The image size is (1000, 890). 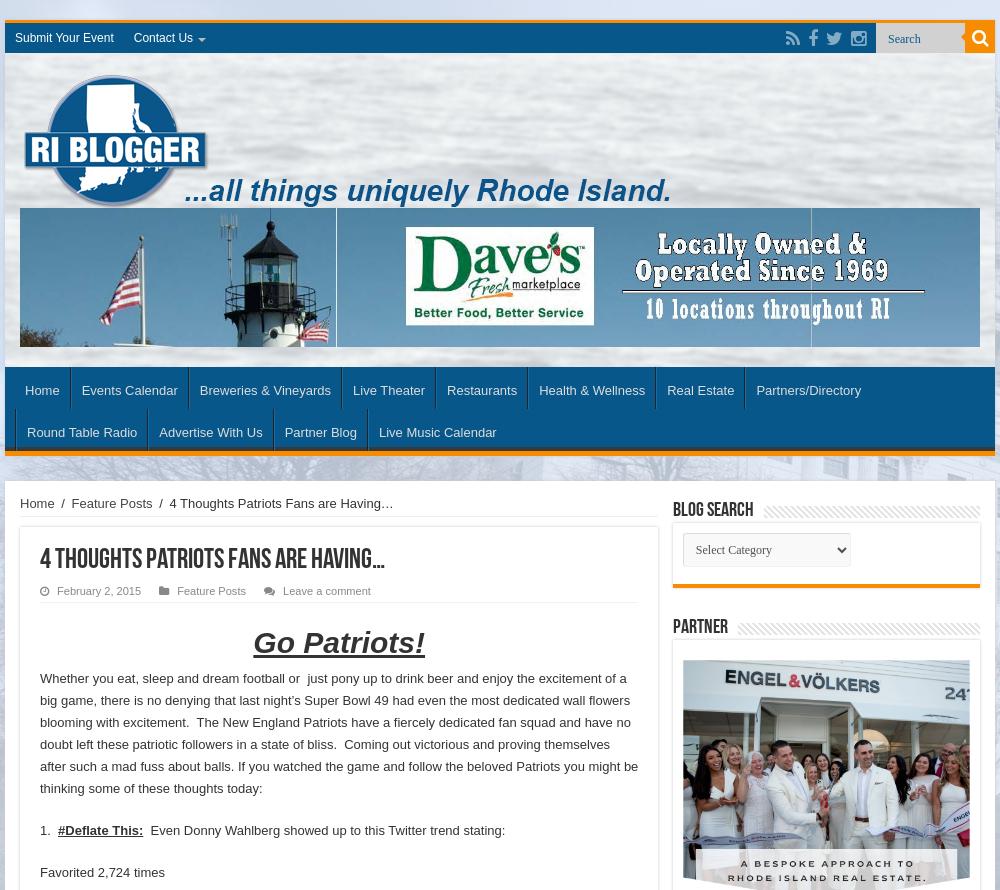 I want to click on 'February 2, 2015', so click(x=98, y=588).